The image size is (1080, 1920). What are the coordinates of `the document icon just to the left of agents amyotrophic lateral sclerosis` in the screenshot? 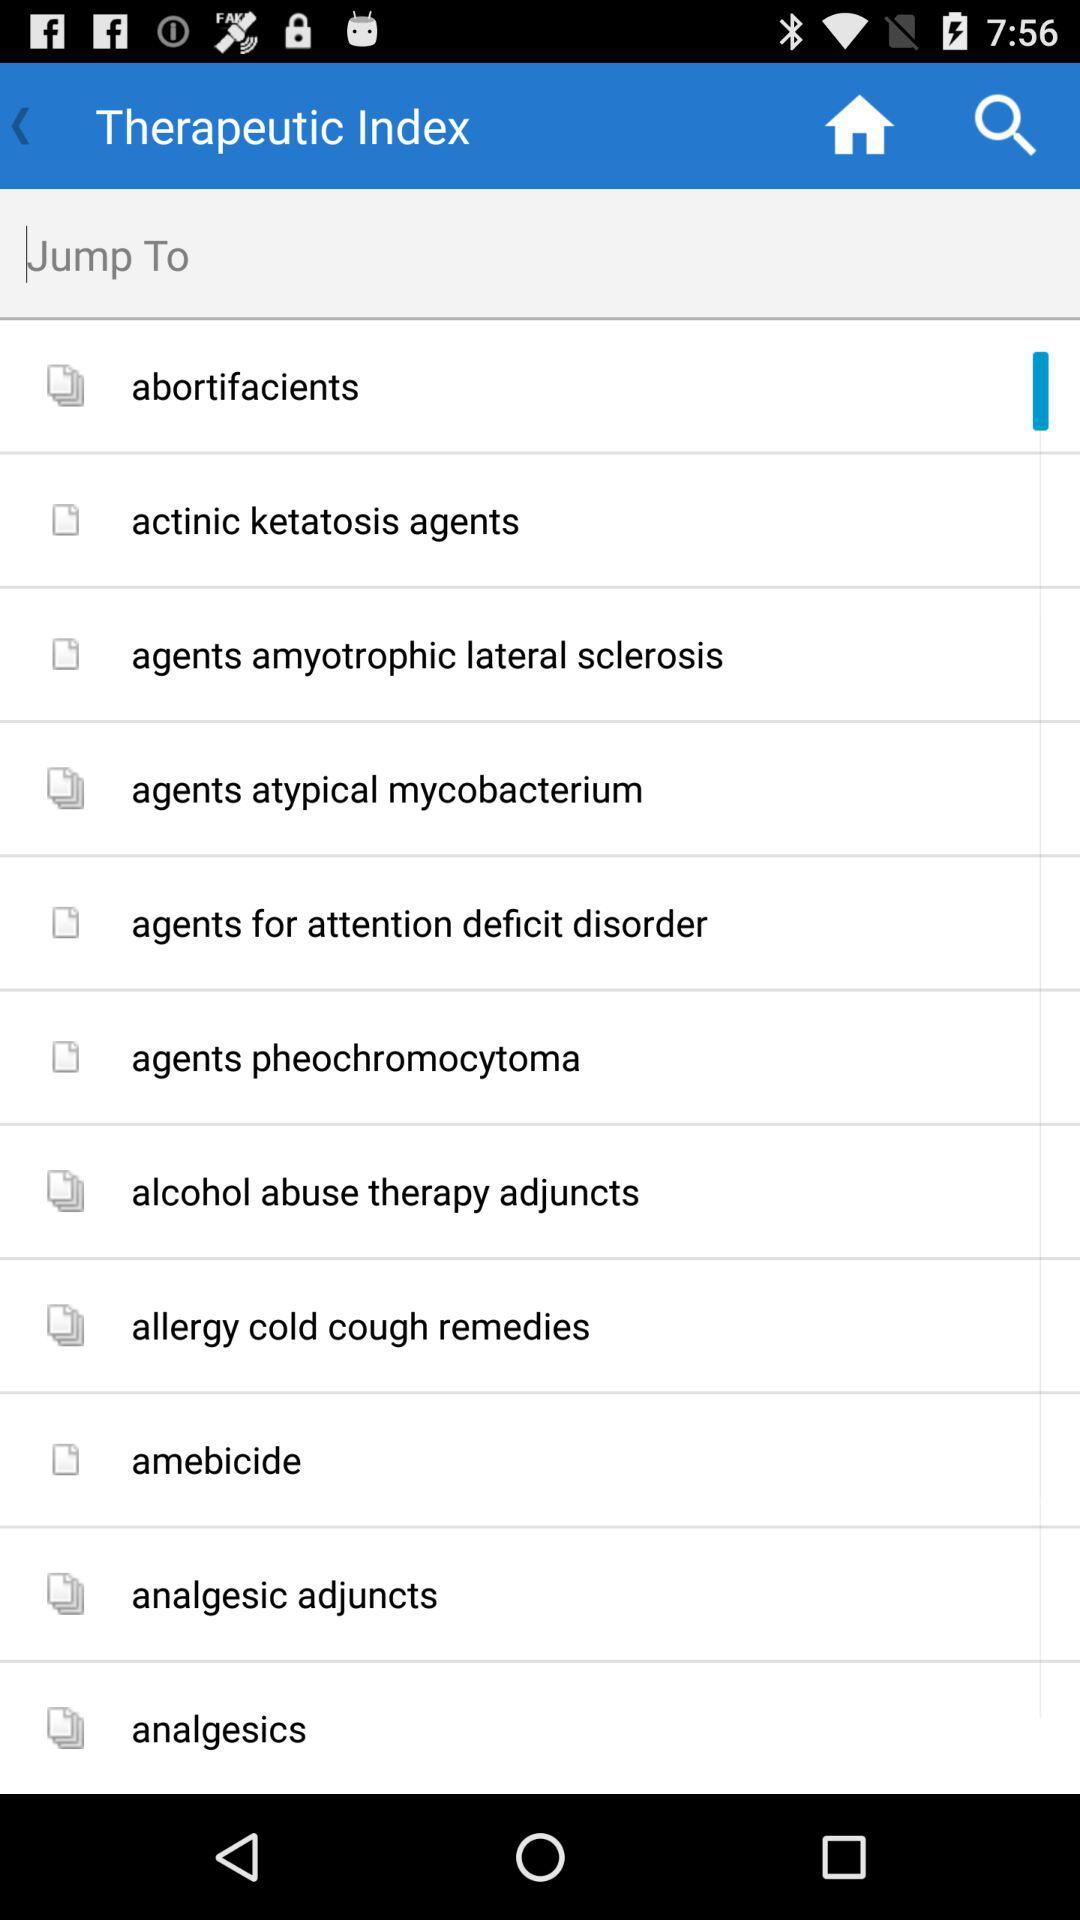 It's located at (64, 653).